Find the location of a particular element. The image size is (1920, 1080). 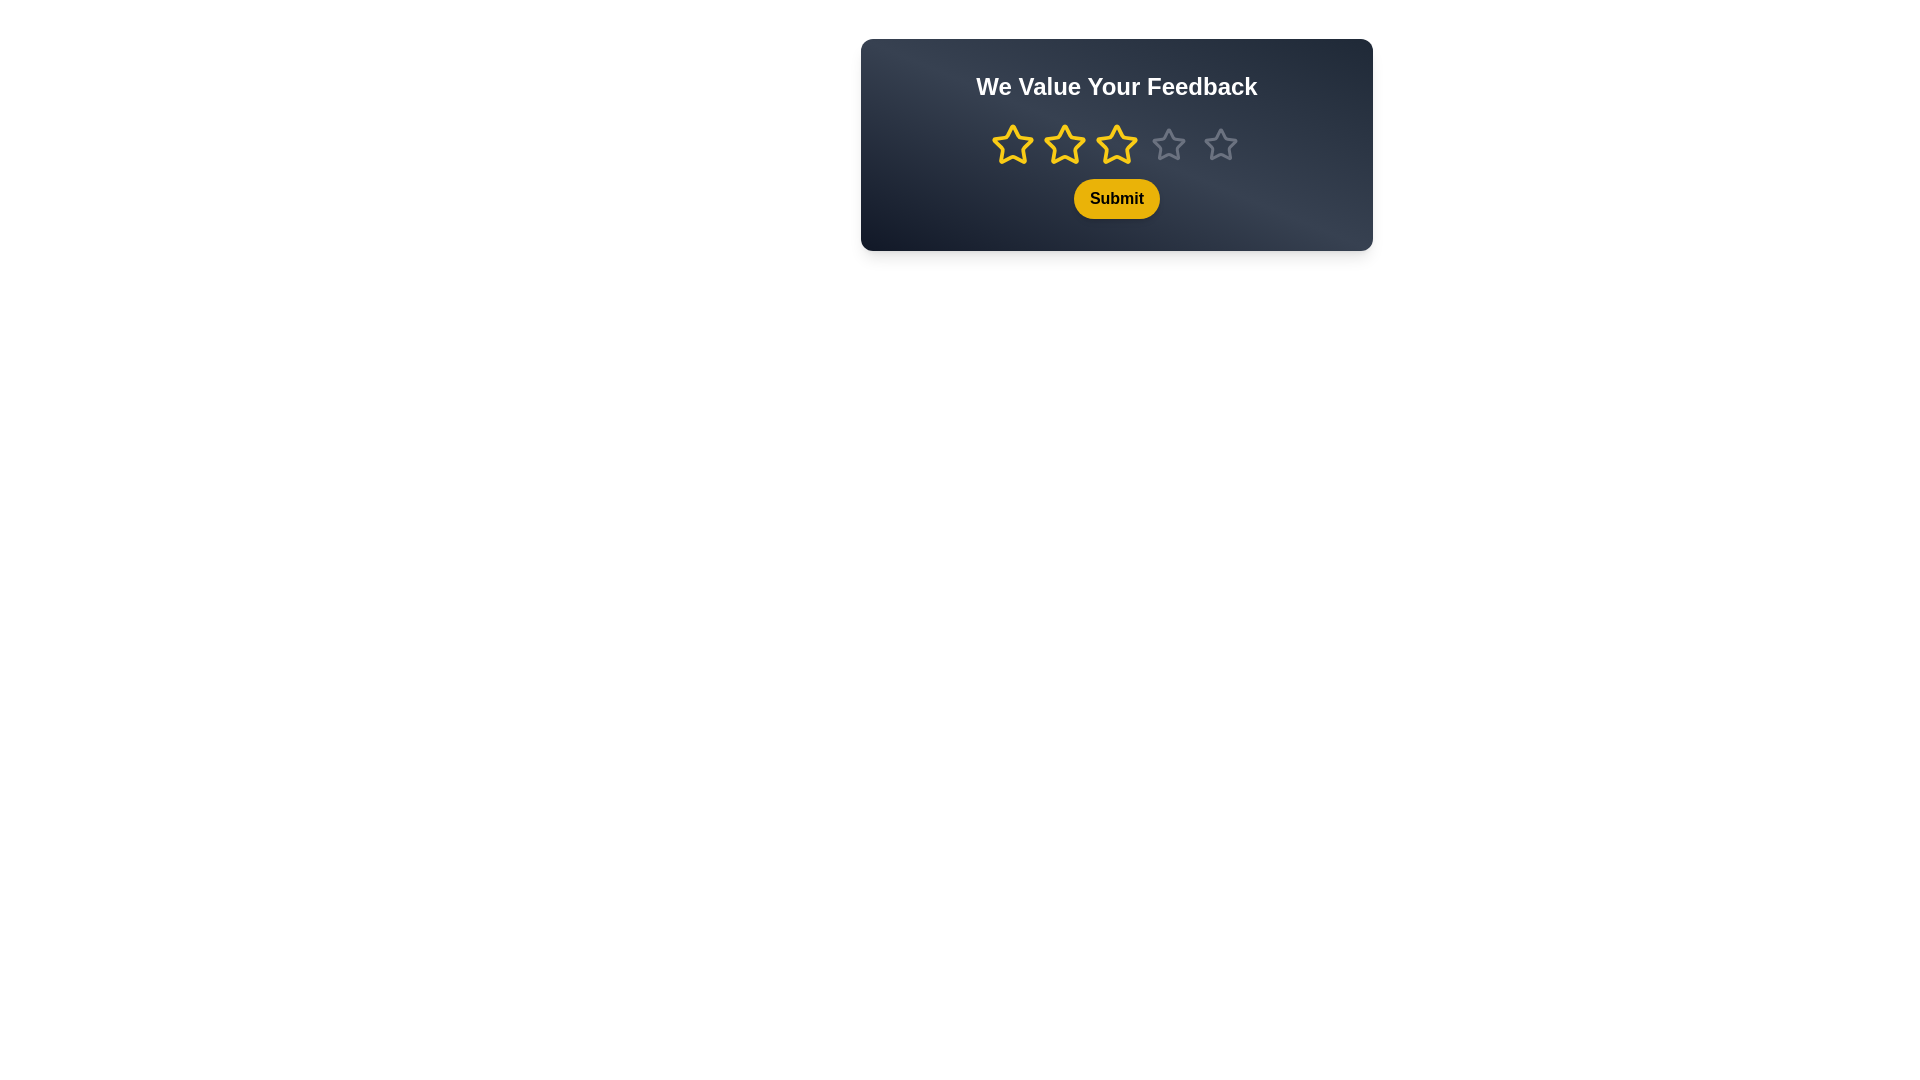

the third interactive star in the star rating component is located at coordinates (1116, 144).